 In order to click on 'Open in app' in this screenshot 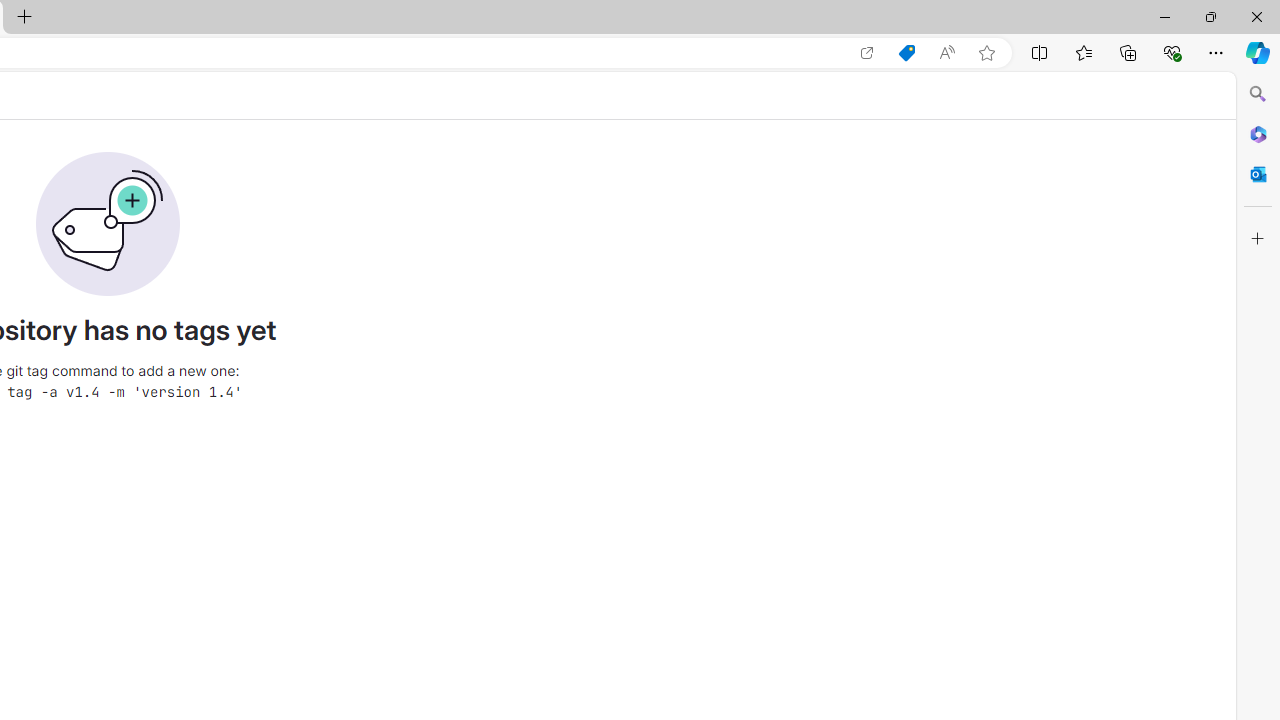, I will do `click(867, 52)`.